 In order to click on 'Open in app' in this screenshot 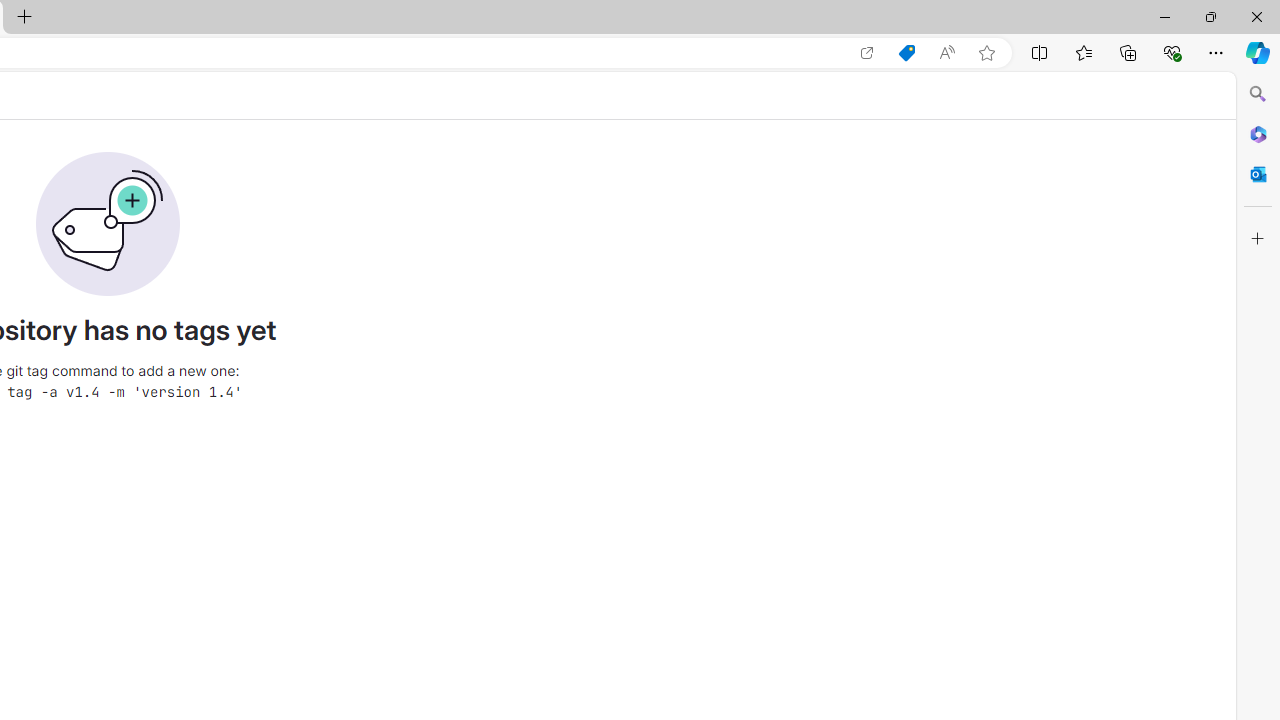, I will do `click(867, 52)`.